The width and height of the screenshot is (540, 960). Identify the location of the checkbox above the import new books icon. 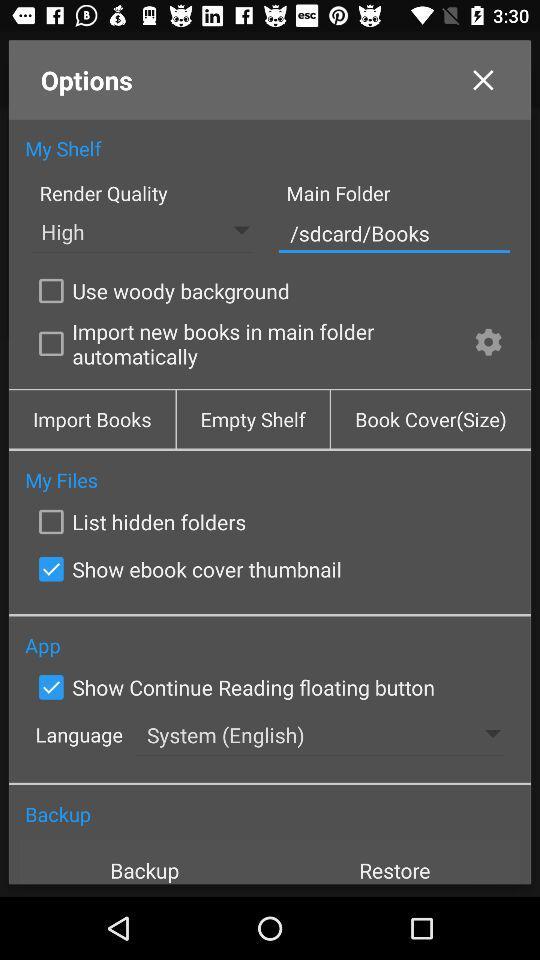
(159, 289).